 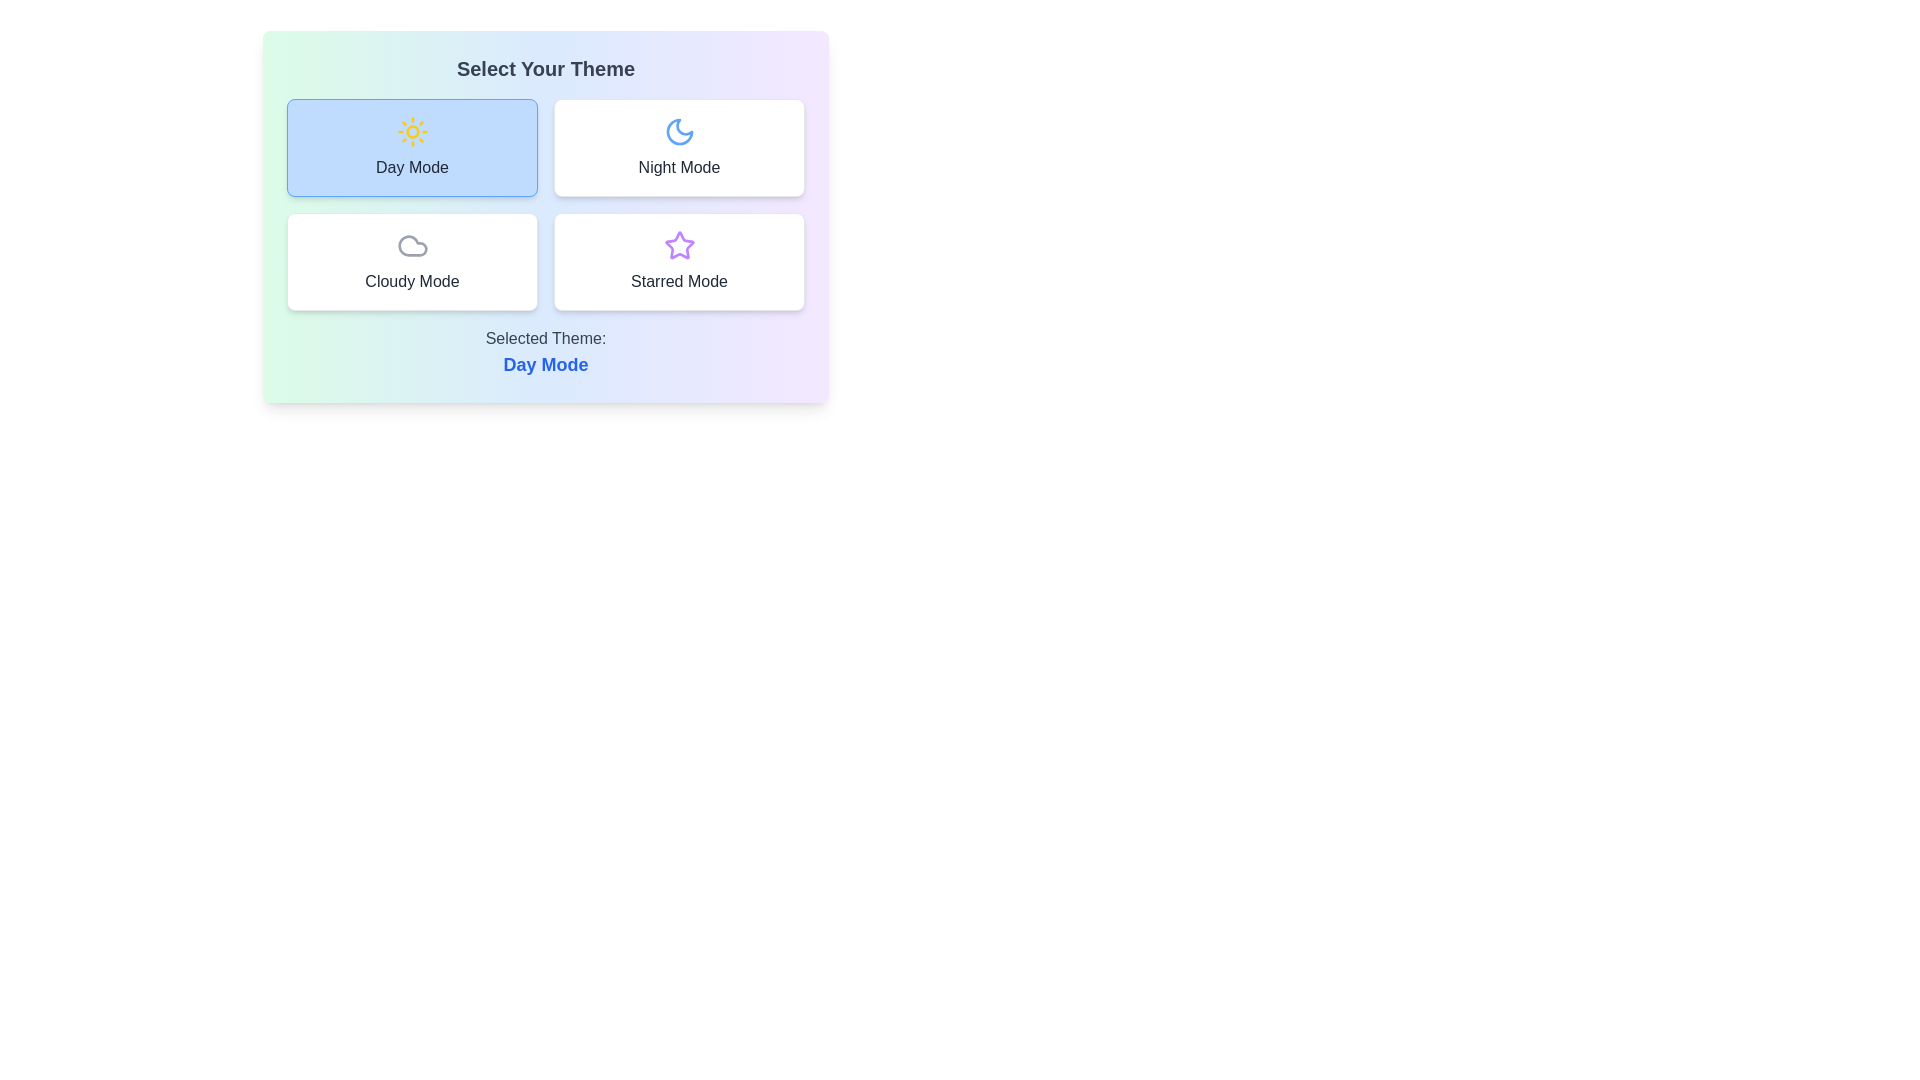 What do you see at coordinates (411, 261) in the screenshot?
I see `the button corresponding to Cloudy Mode theme to observe its hover effect` at bounding box center [411, 261].